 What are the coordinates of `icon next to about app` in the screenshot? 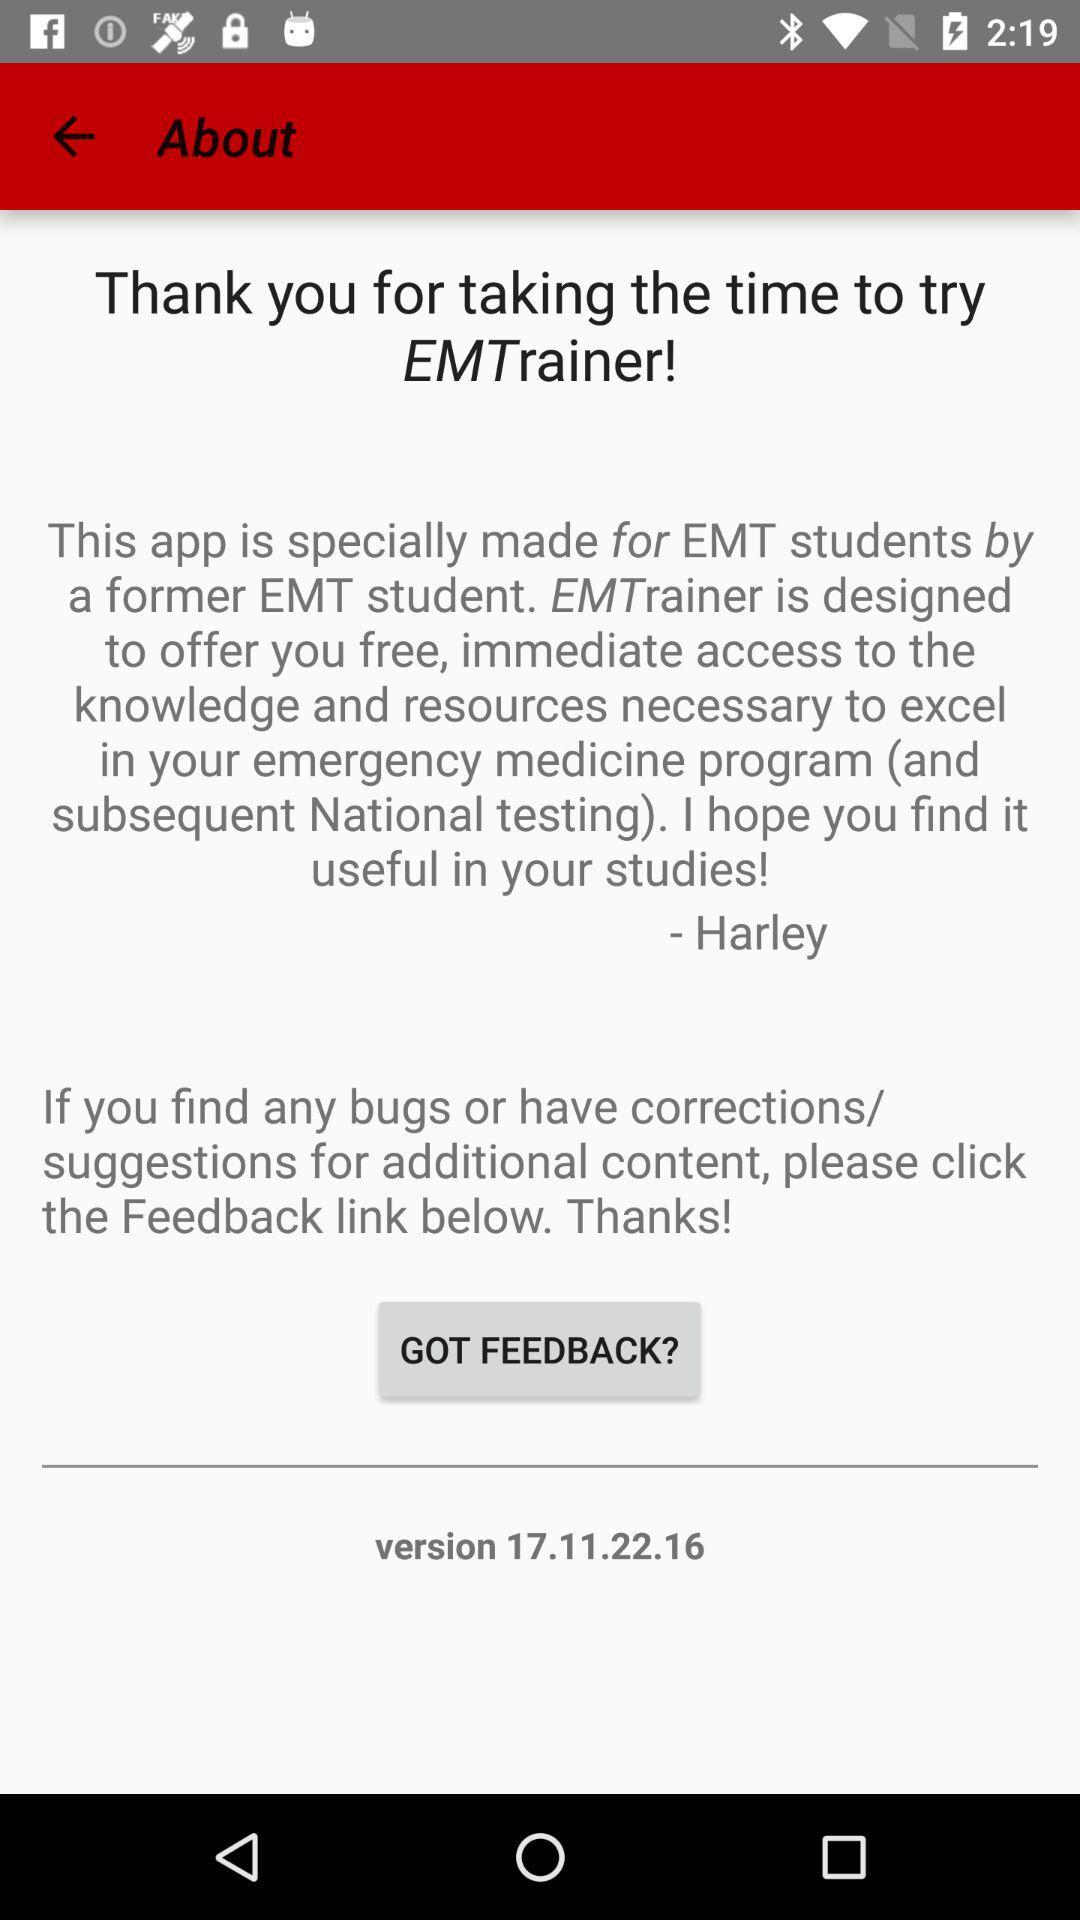 It's located at (72, 135).